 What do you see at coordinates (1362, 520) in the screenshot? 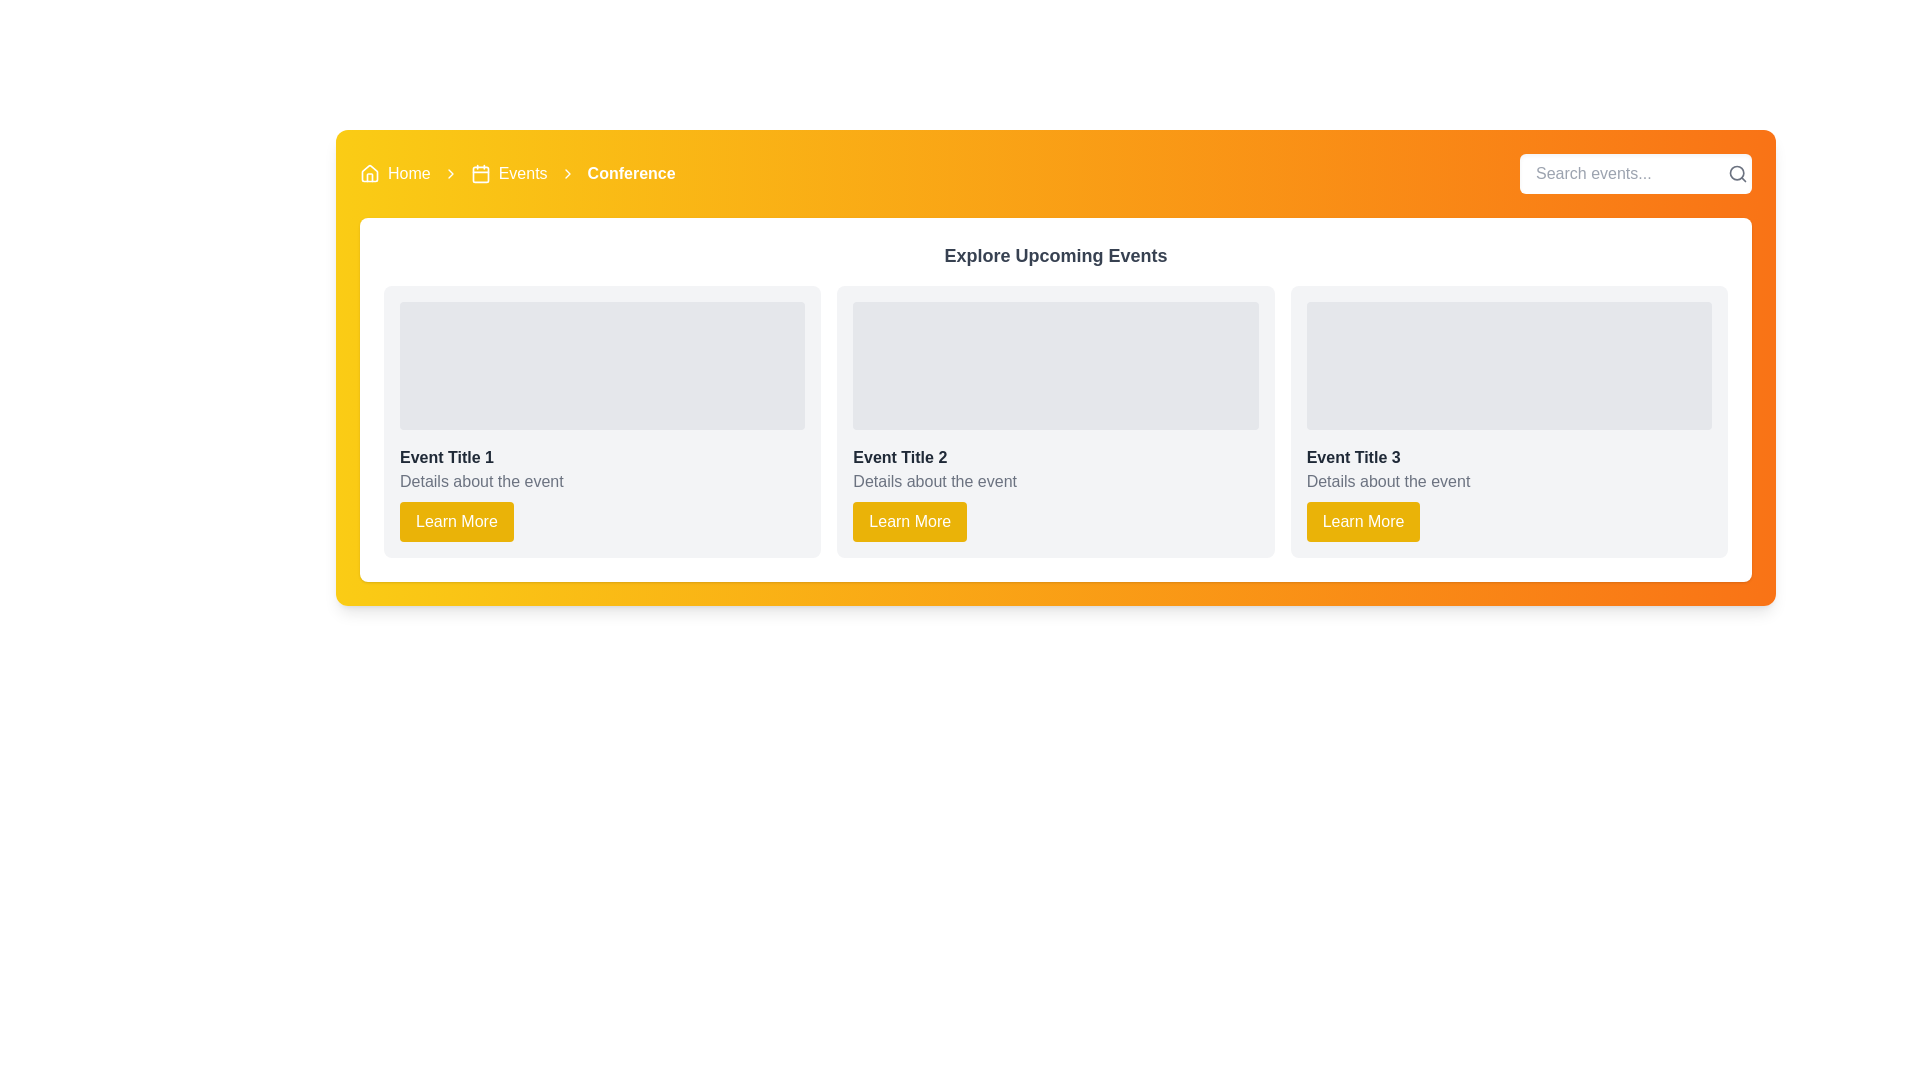
I see `the 'Learn More' button with a yellow background and white text located at the bottom-right corner of the event card labeled 'Event Title 3'` at bounding box center [1362, 520].